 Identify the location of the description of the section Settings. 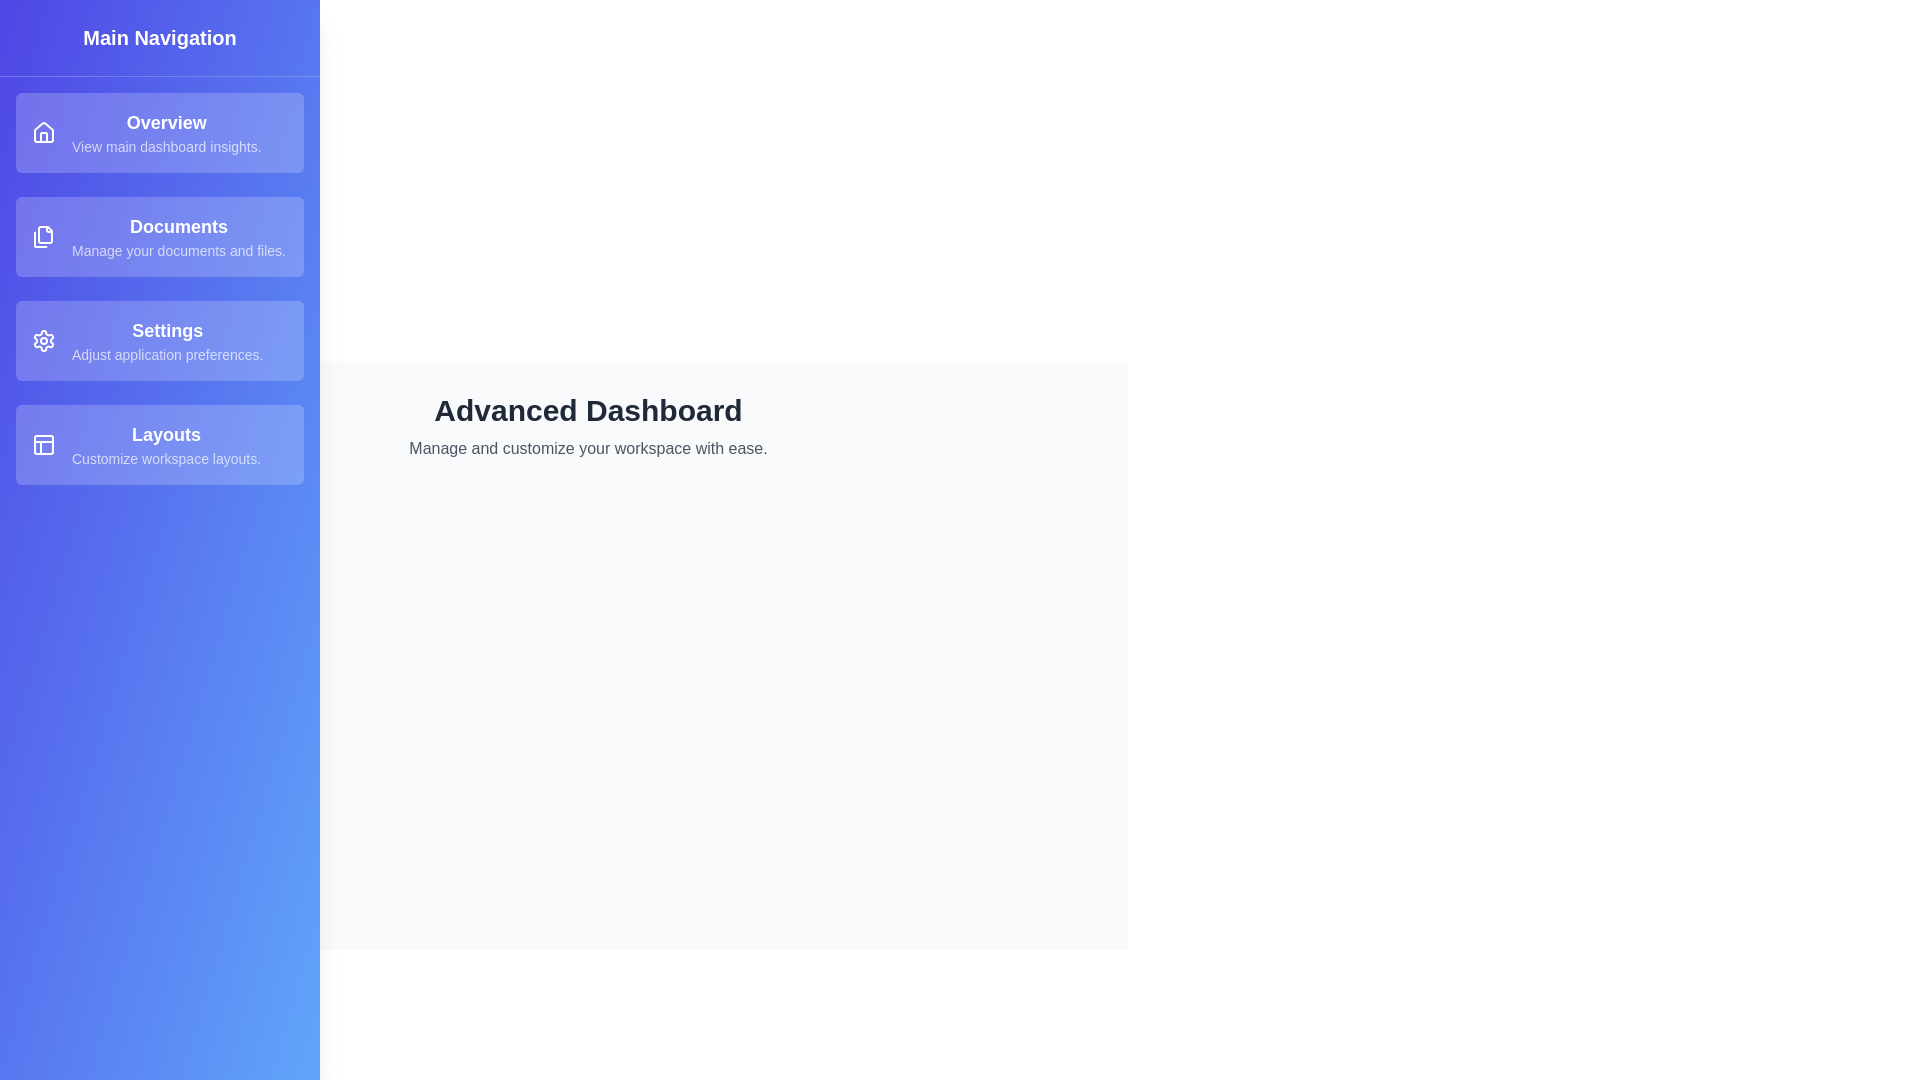
(158, 339).